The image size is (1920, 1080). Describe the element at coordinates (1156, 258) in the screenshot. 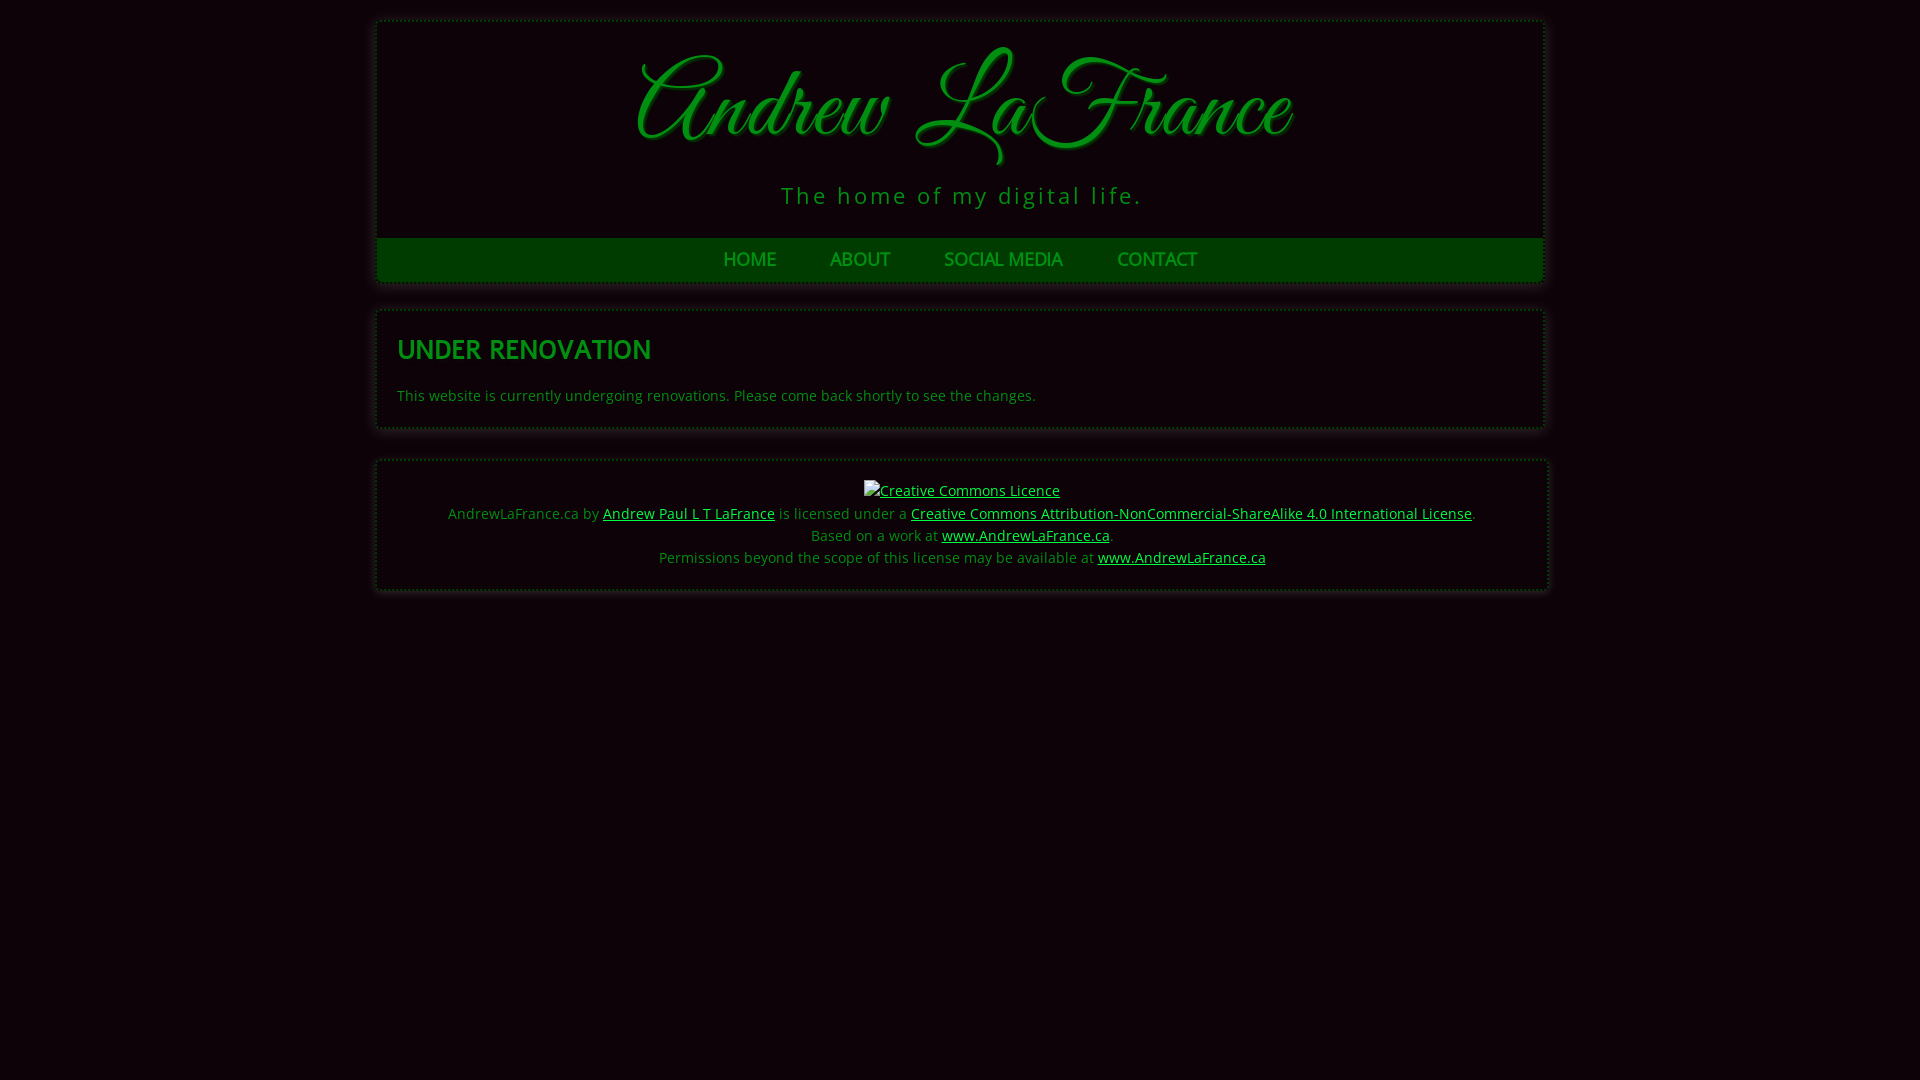

I see `'CONTACT'` at that location.